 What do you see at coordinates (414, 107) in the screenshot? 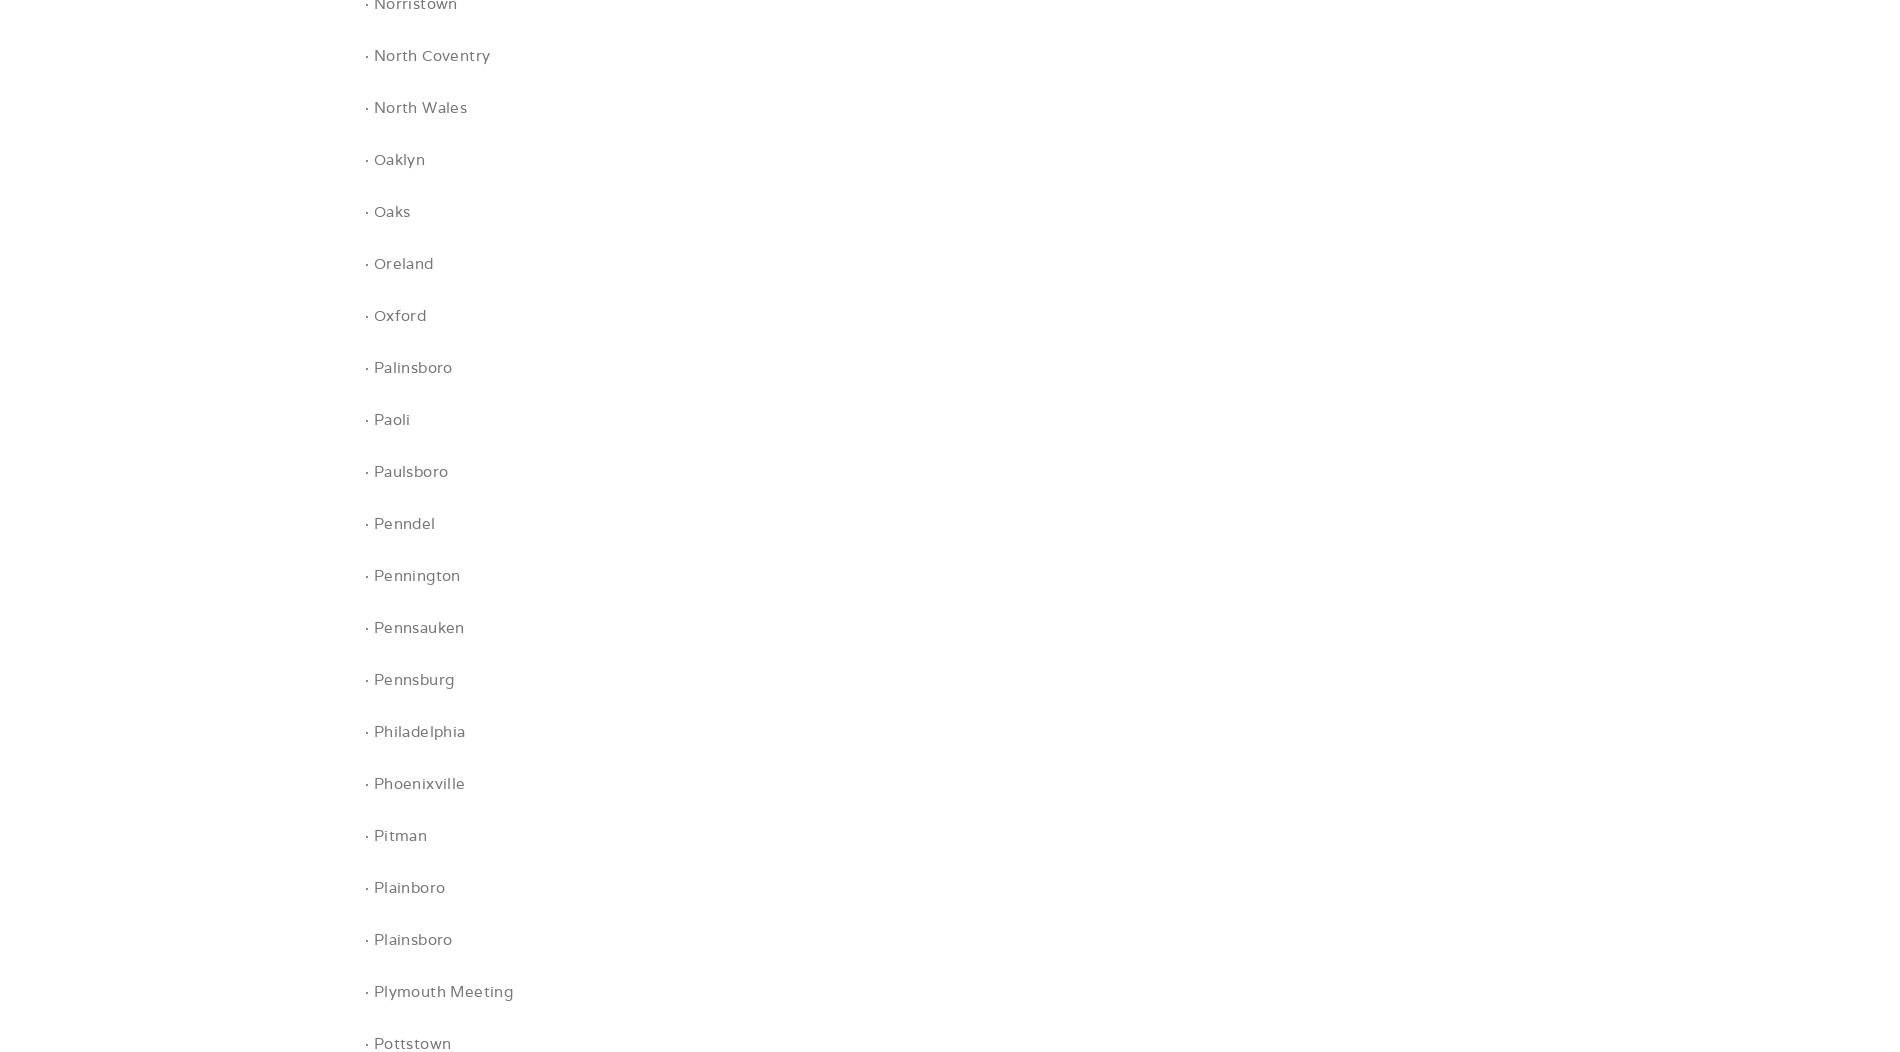
I see `'· North Wales'` at bounding box center [414, 107].